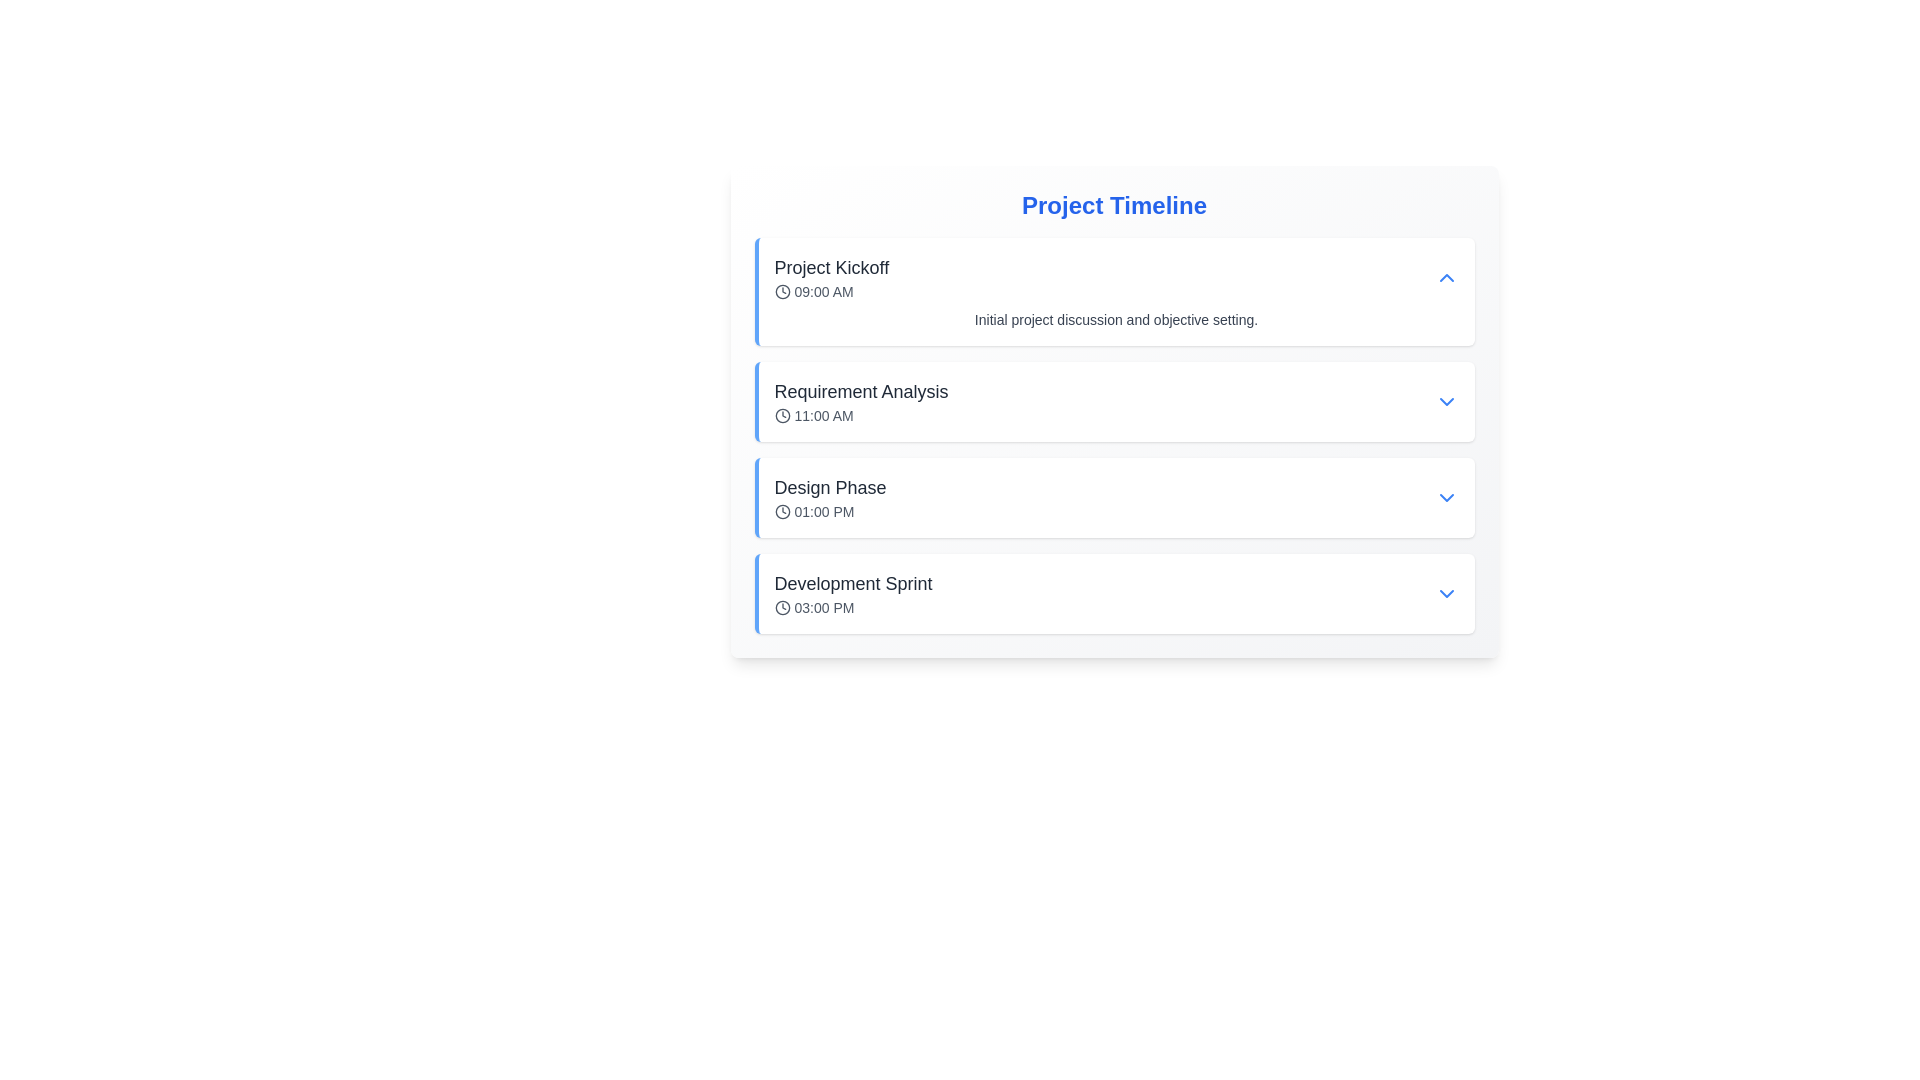  I want to click on the time indicator text label for the 'Project Kickoff' event, which is located at the end of the 'Project Kickoff' card in the 'Project Timeline' section, adjacent to the clock icon, so click(831, 292).